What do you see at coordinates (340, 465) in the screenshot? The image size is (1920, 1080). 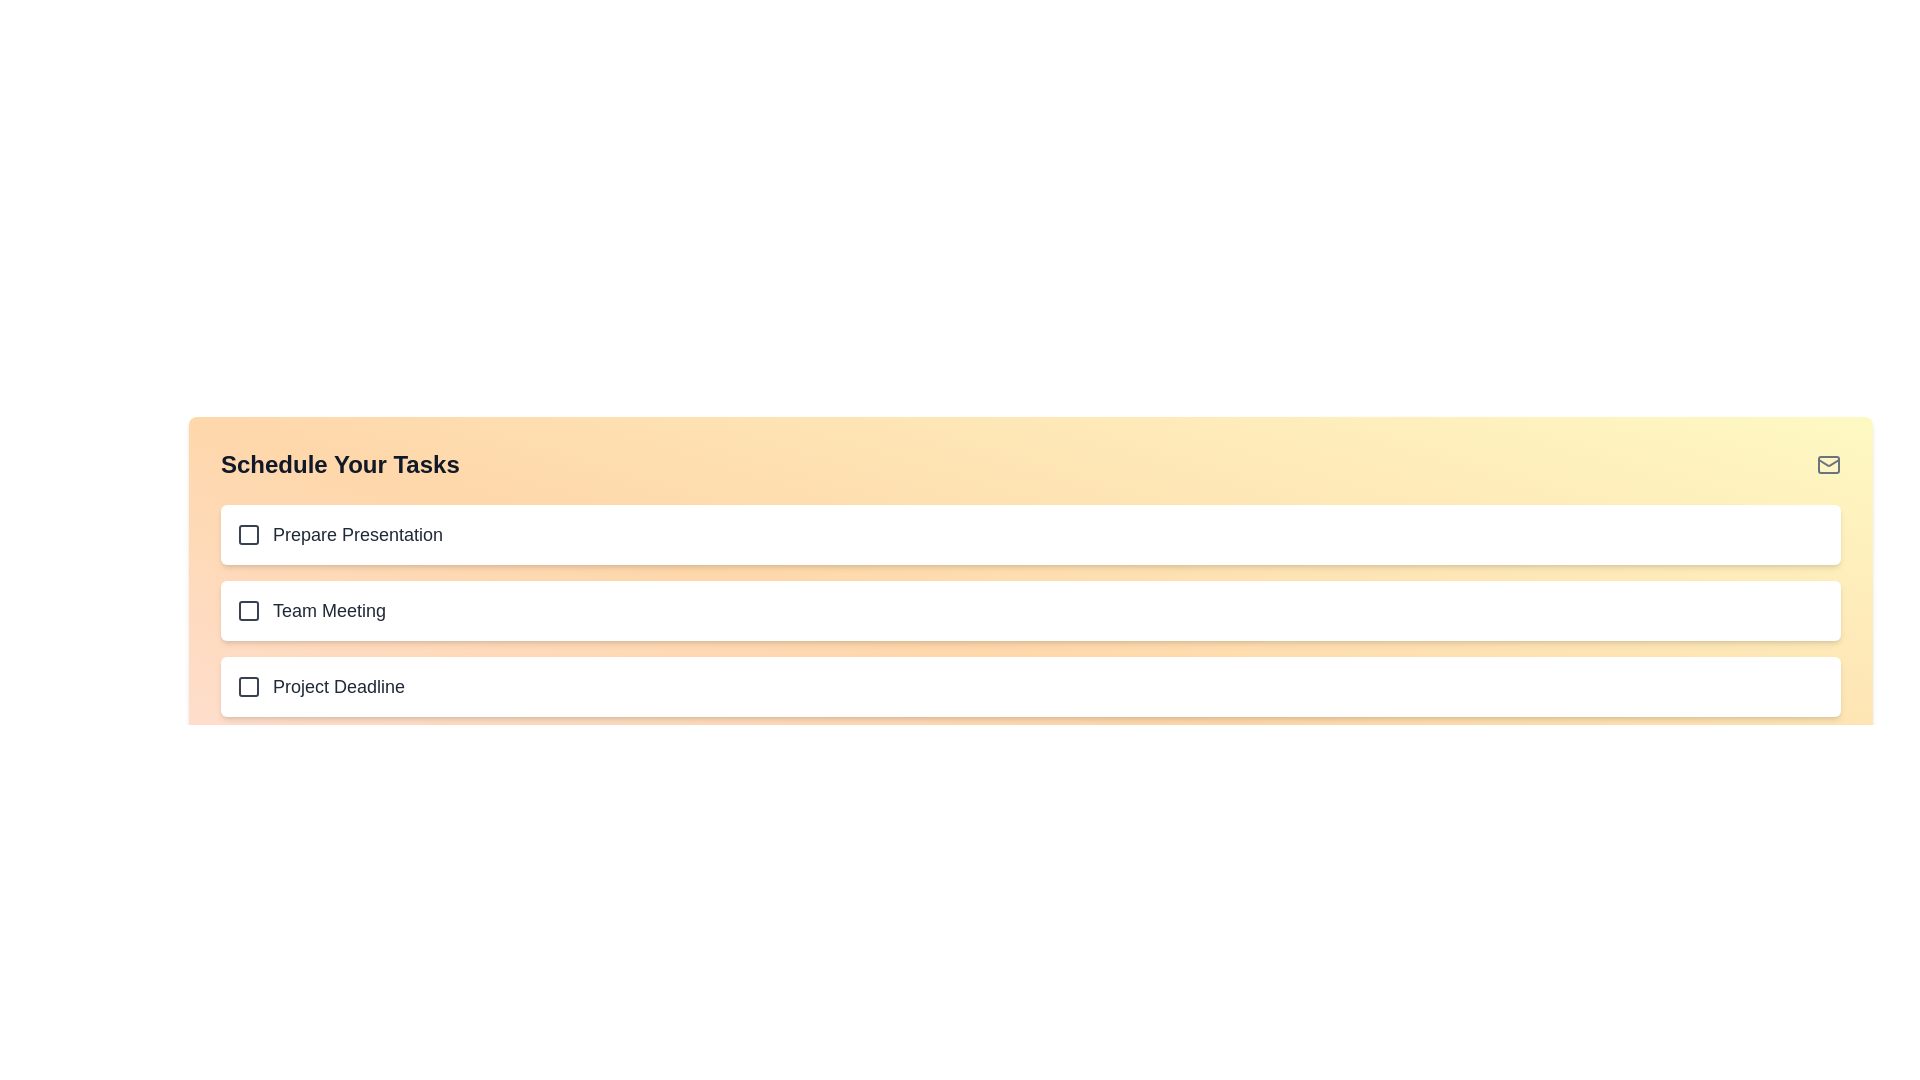 I see `text element displaying 'Schedule Your Tasks' which is positioned at the top-left corner of the interface` at bounding box center [340, 465].